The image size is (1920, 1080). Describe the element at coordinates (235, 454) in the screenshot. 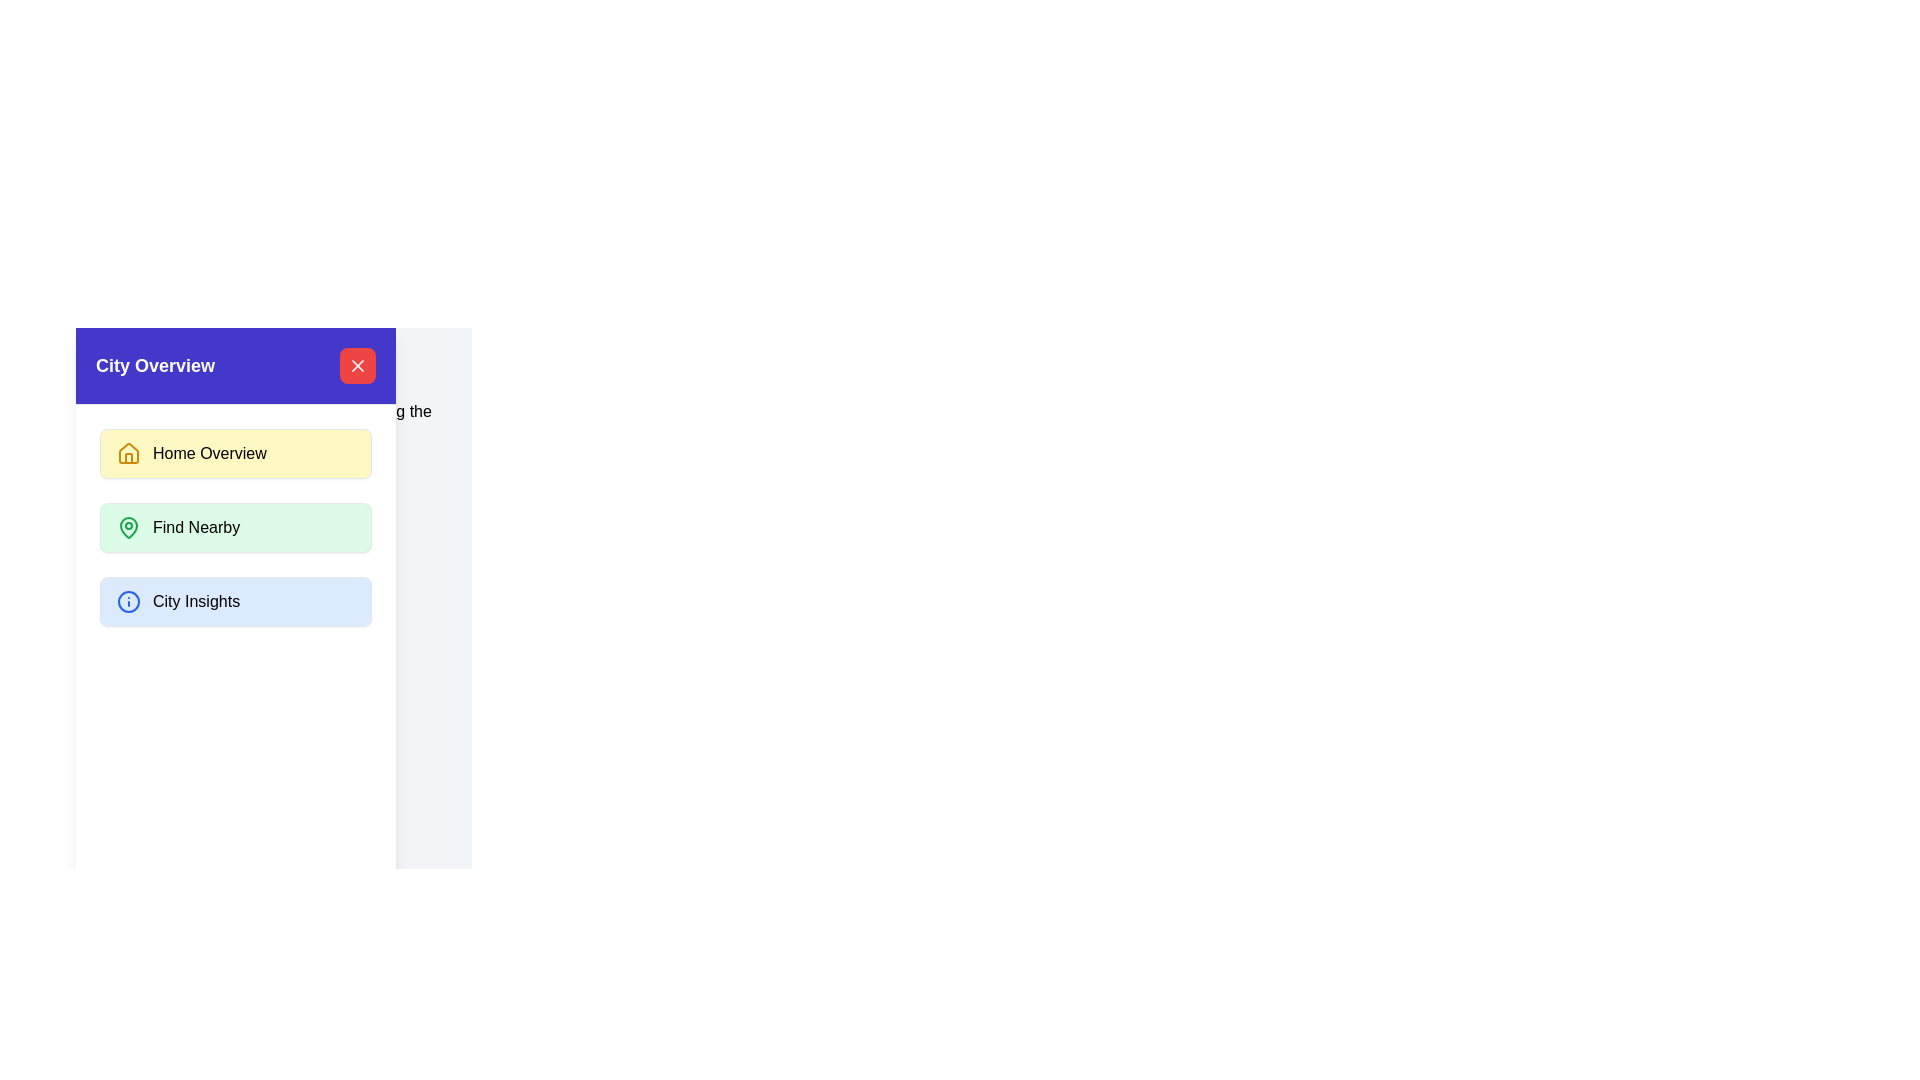

I see `the menu item Home Overview` at that location.